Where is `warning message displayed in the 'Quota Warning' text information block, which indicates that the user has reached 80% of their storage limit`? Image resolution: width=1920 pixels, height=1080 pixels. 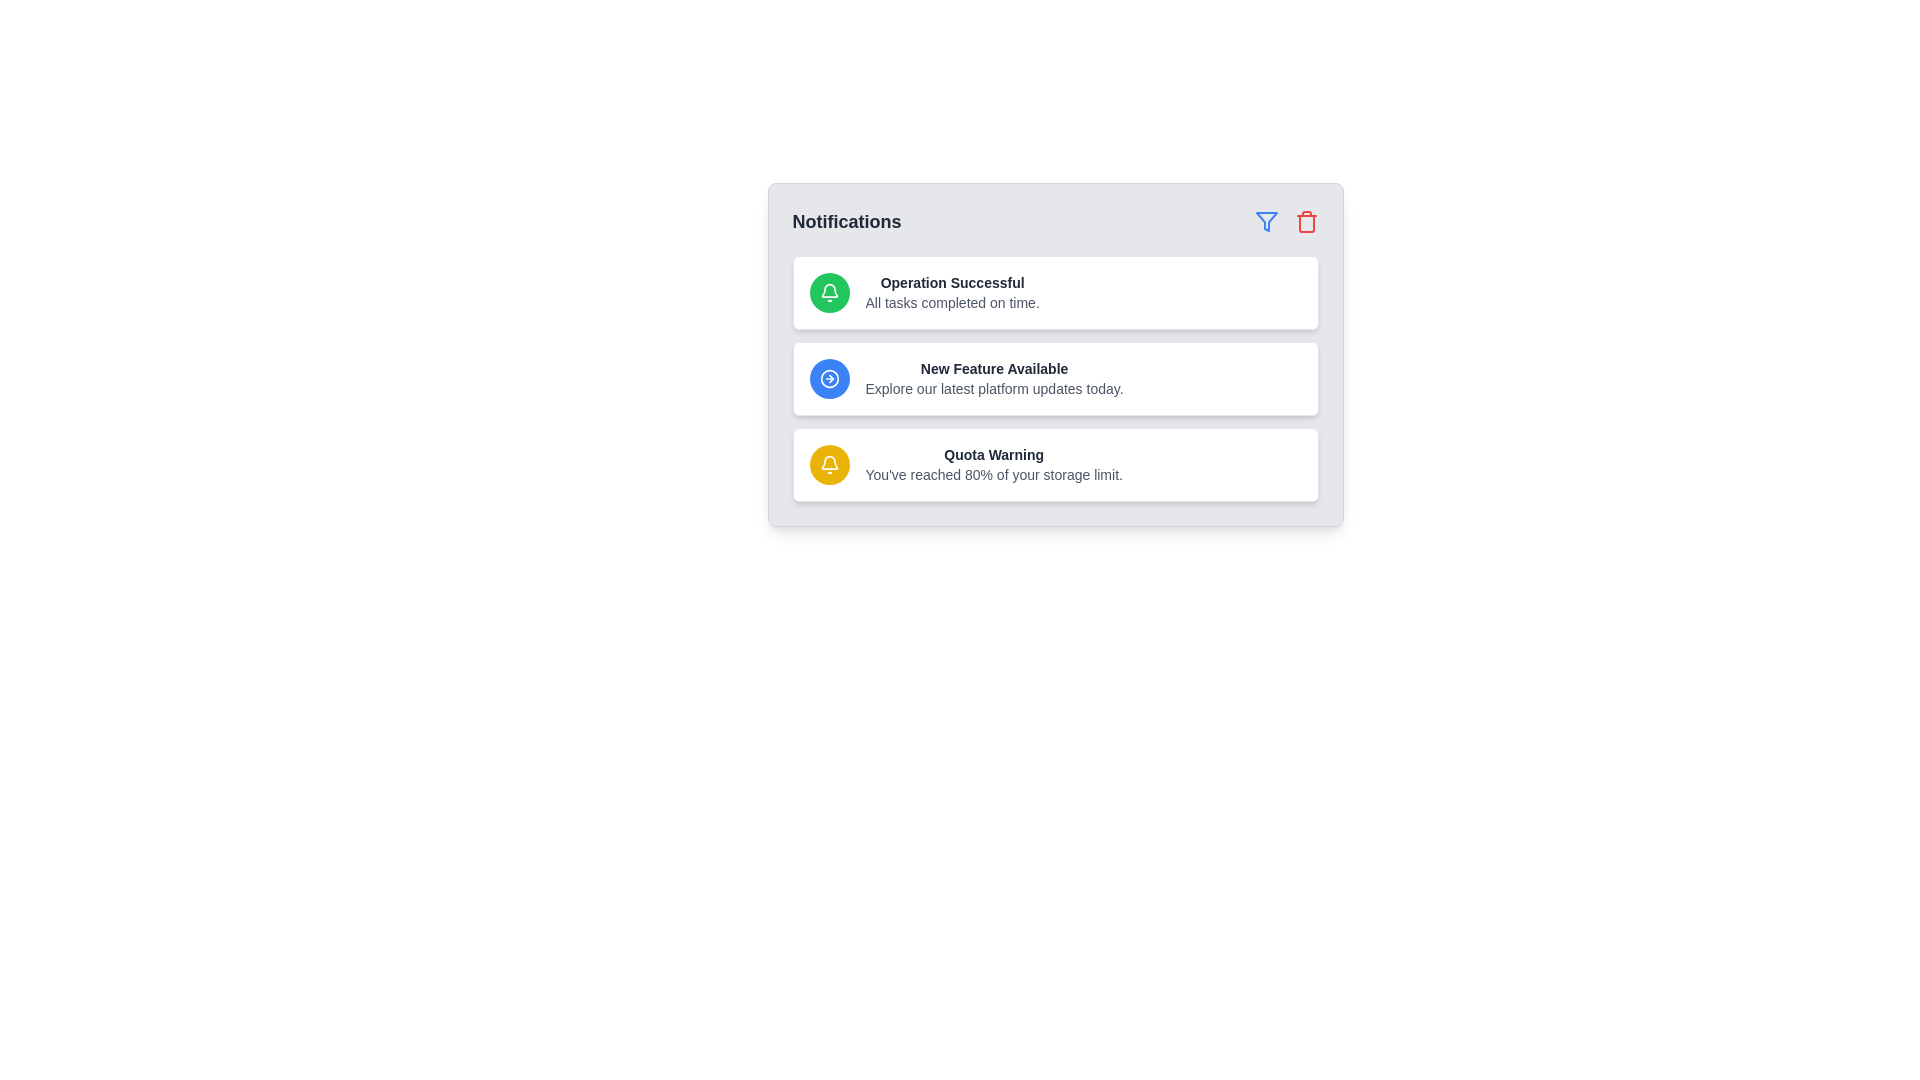 warning message displayed in the 'Quota Warning' text information block, which indicates that the user has reached 80% of their storage limit is located at coordinates (994, 465).